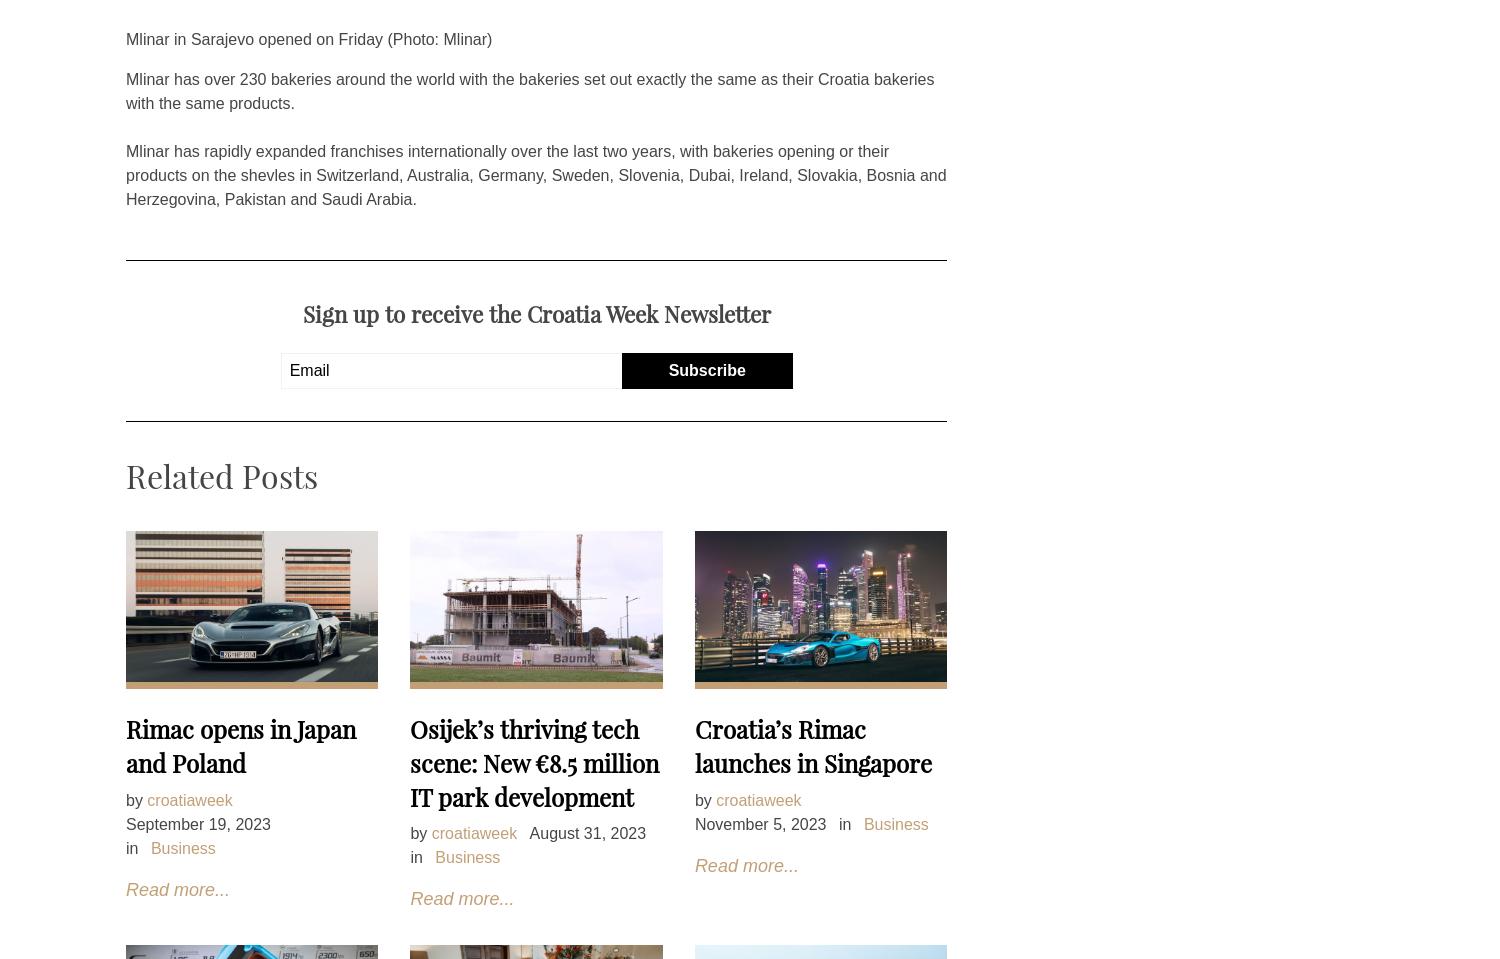 This screenshot has height=959, width=1500. What do you see at coordinates (126, 744) in the screenshot?
I see `'Rimac opens in Japan and Poland'` at bounding box center [126, 744].